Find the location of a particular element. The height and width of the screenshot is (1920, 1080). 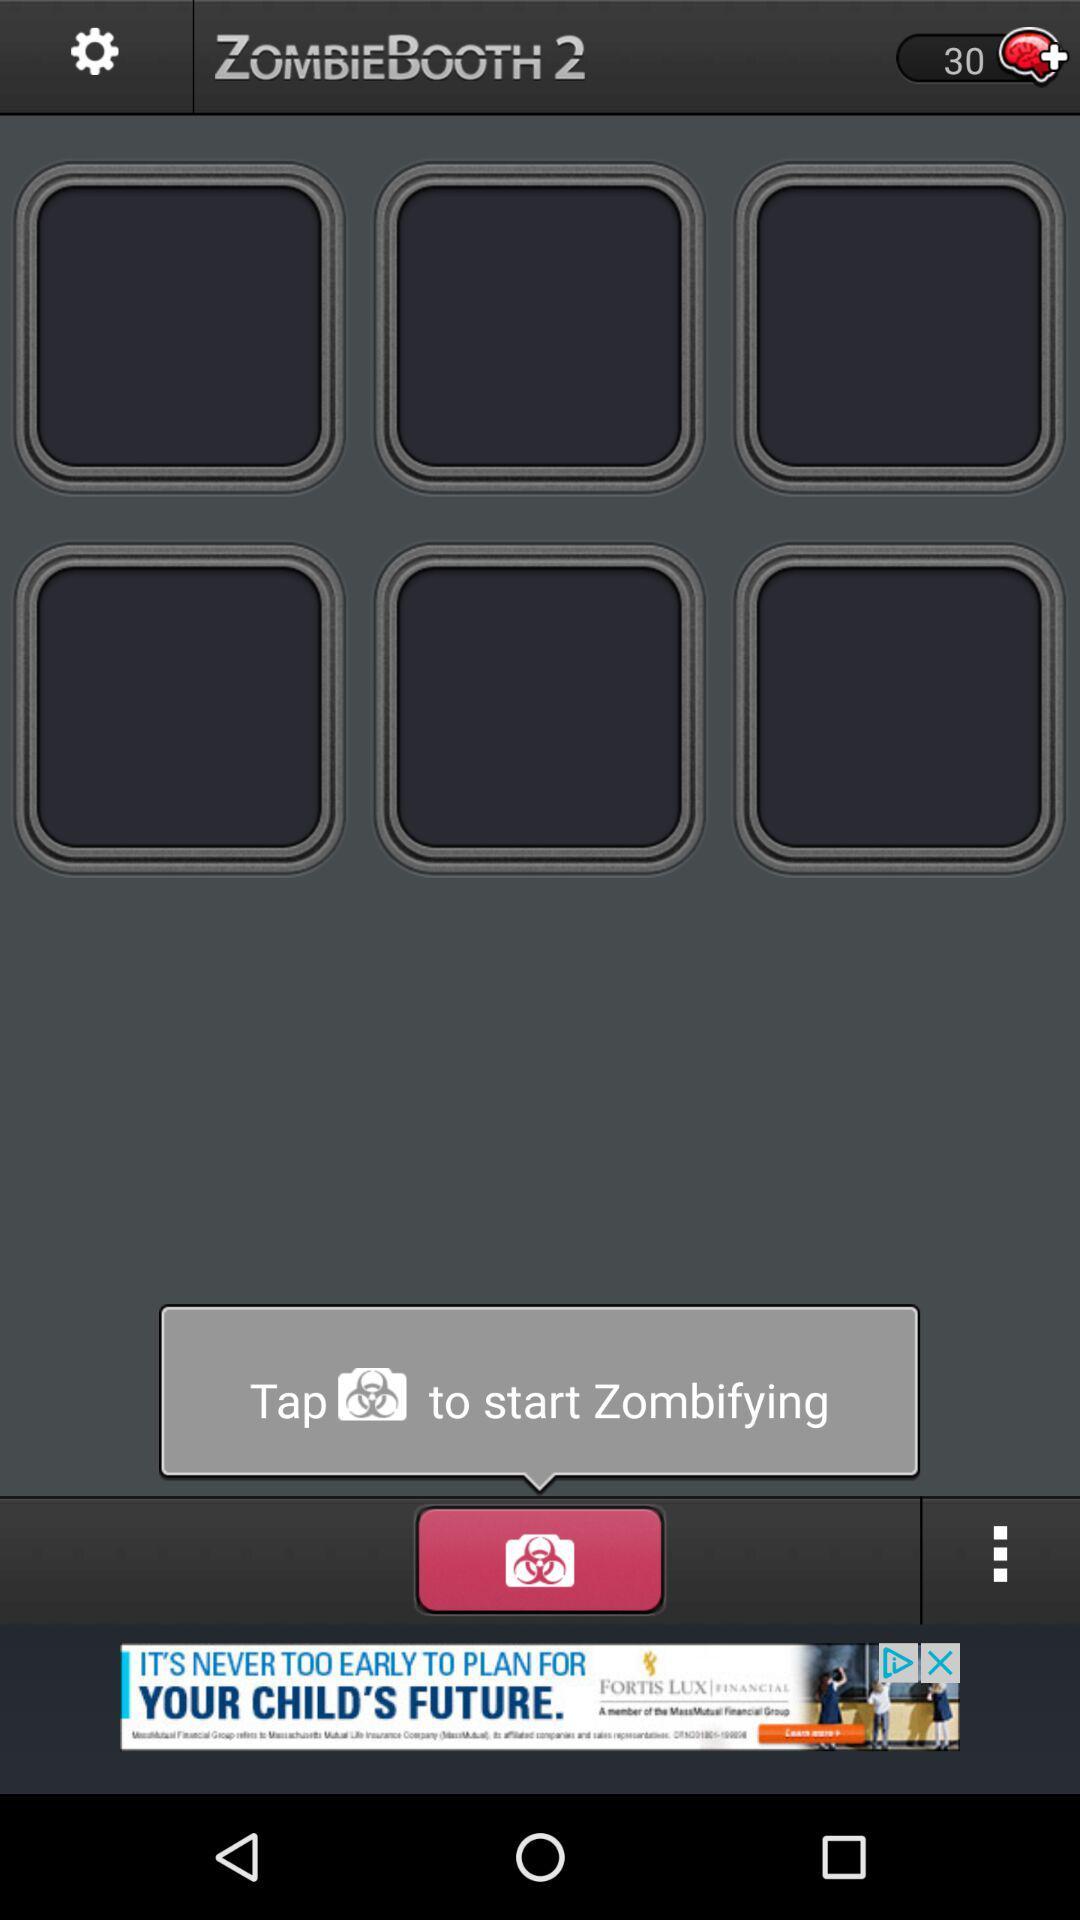

adiveristment is located at coordinates (540, 1707).